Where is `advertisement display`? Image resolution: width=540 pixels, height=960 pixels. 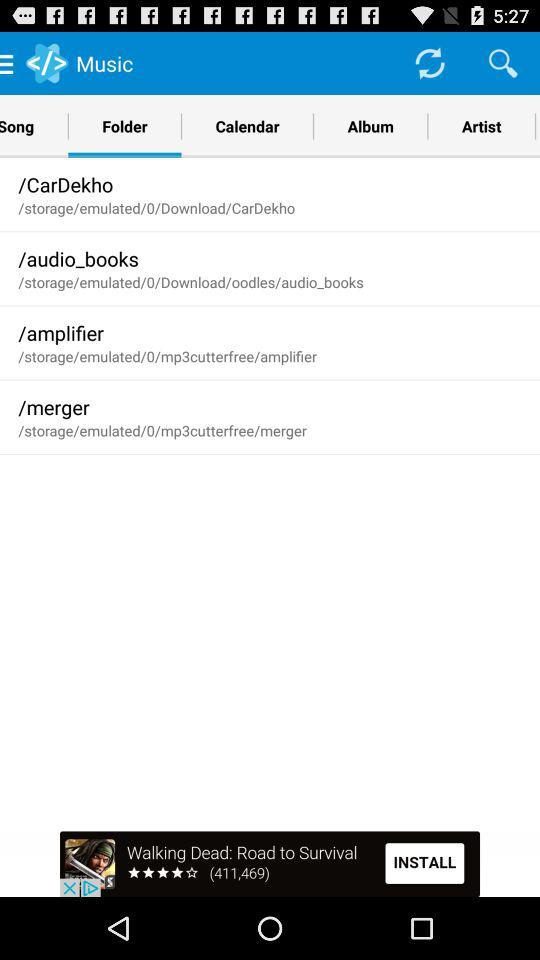
advertisement display is located at coordinates (270, 863).